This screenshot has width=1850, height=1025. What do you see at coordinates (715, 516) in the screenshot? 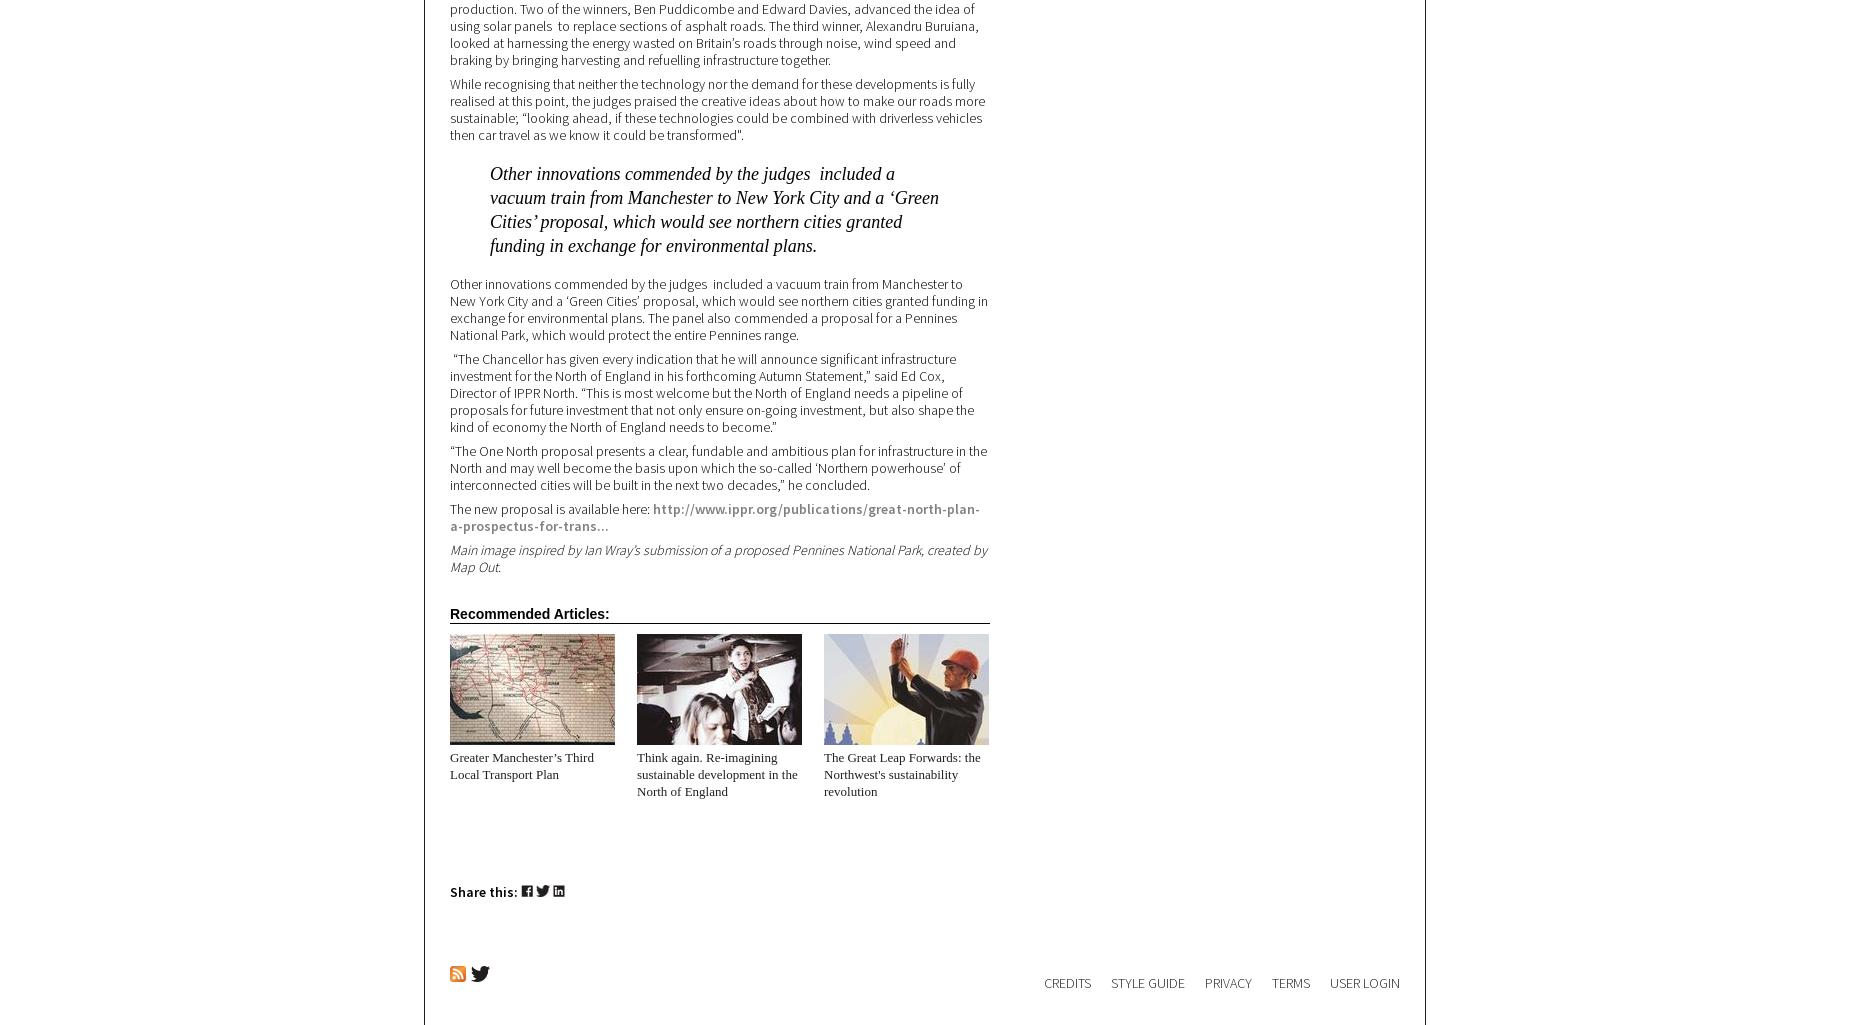
I see `'http://www.ippr.org/publications/great-north-plan-a-prospectus-for-trans...'` at bounding box center [715, 516].